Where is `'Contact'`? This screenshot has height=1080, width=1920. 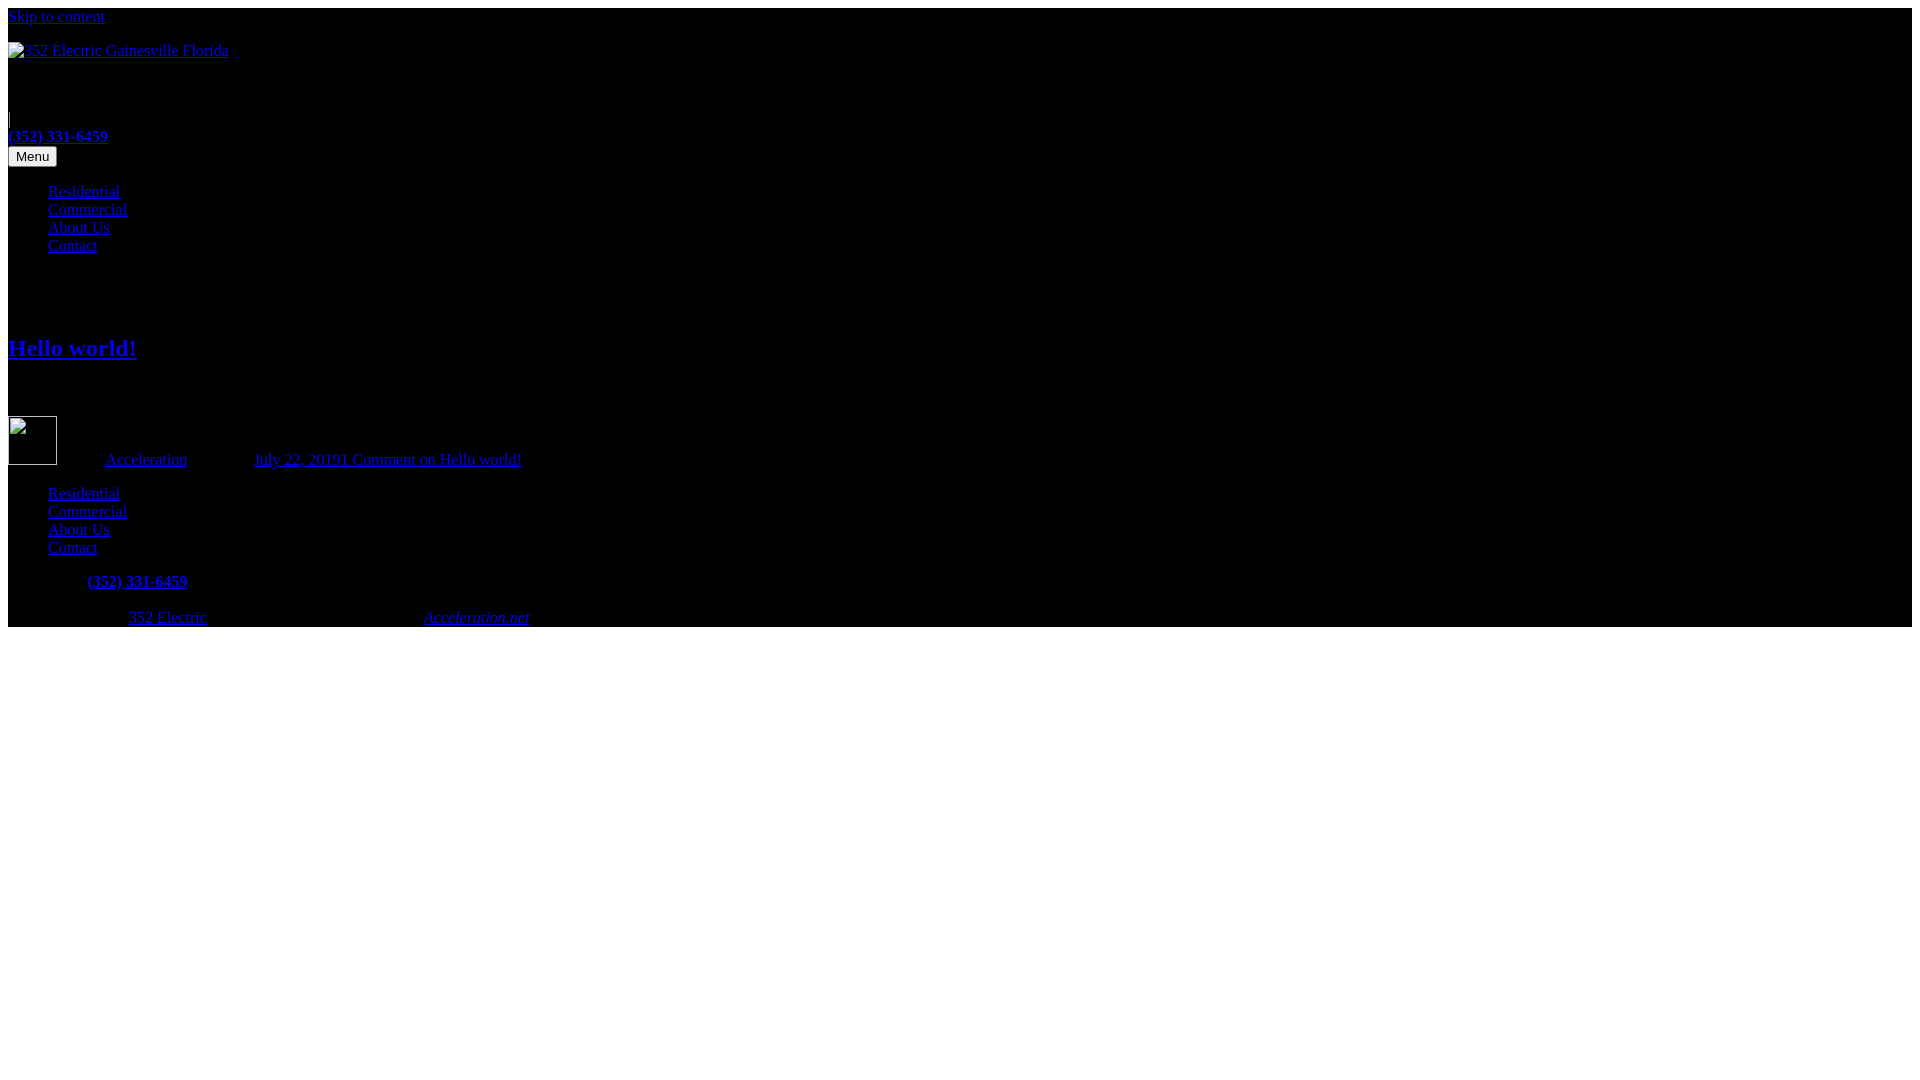 'Contact' is located at coordinates (48, 547).